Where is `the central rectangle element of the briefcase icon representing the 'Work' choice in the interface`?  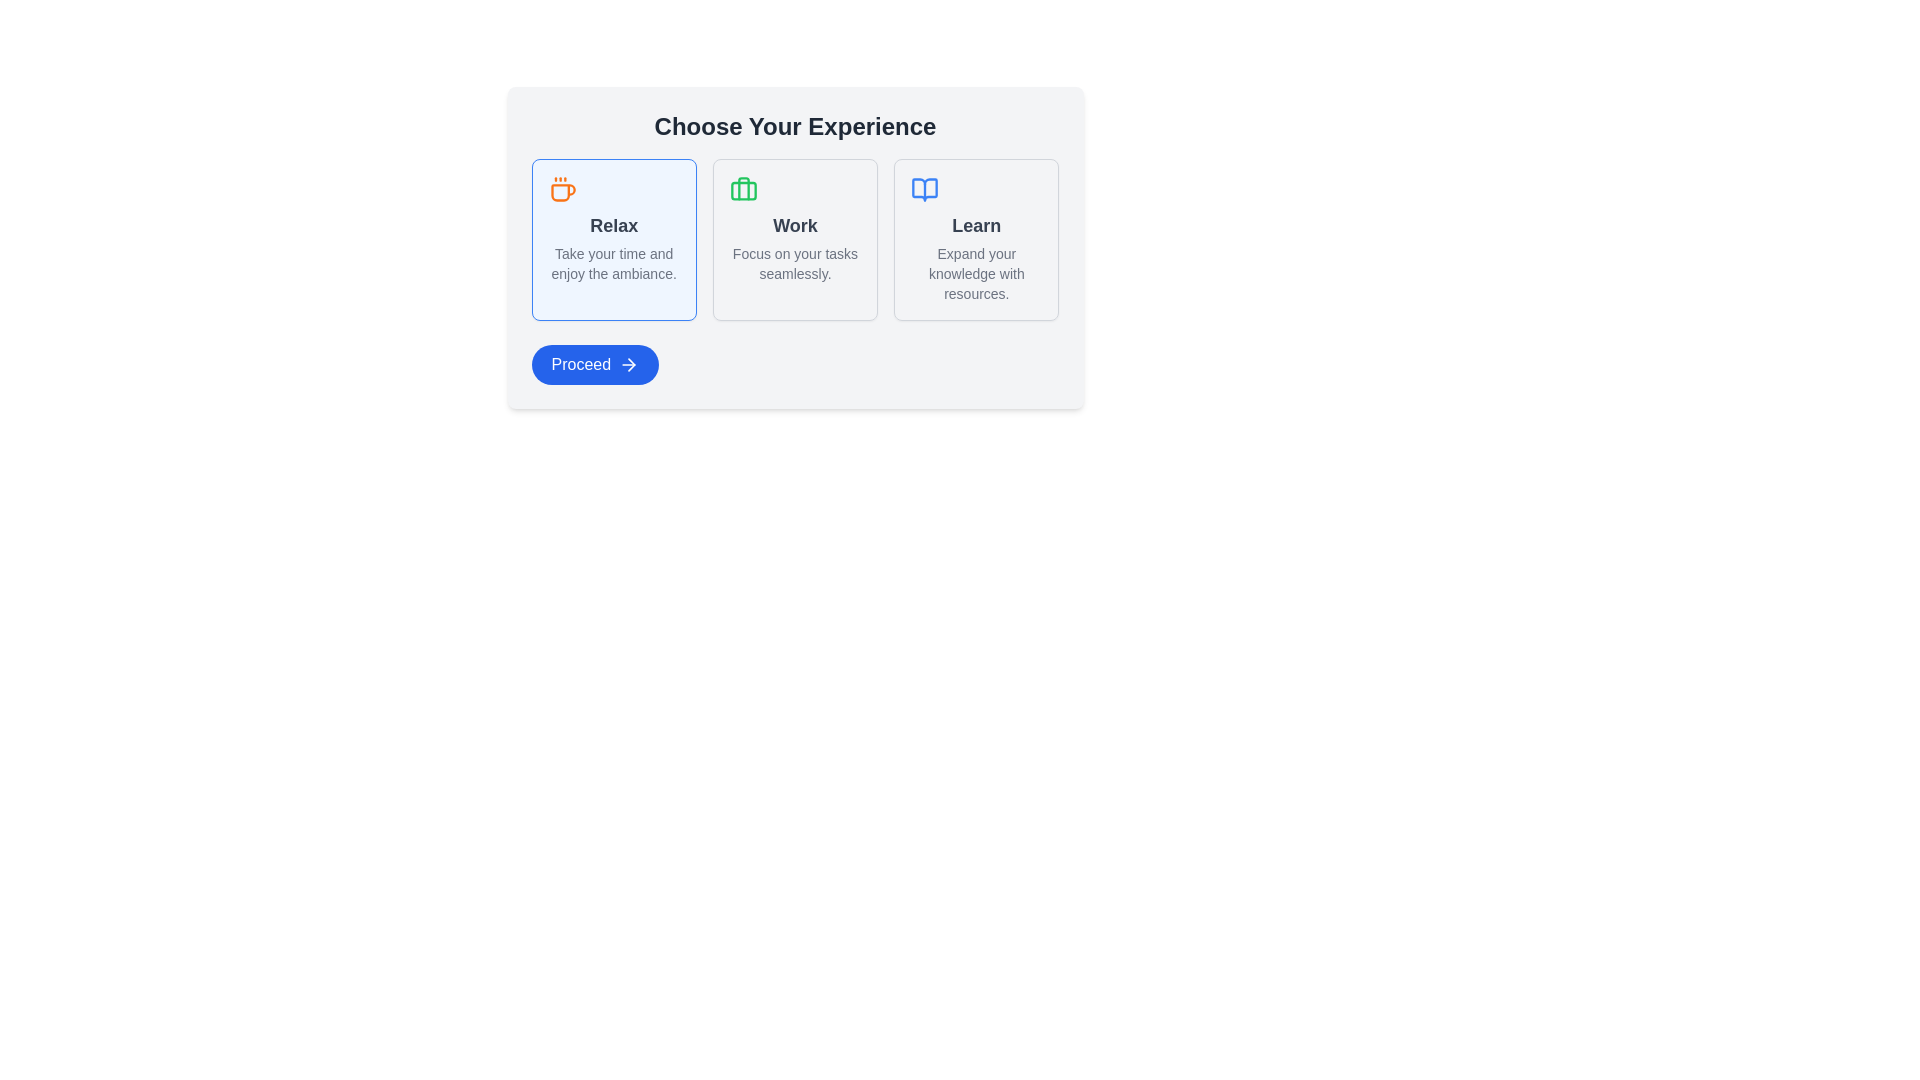 the central rectangle element of the briefcase icon representing the 'Work' choice in the interface is located at coordinates (742, 191).